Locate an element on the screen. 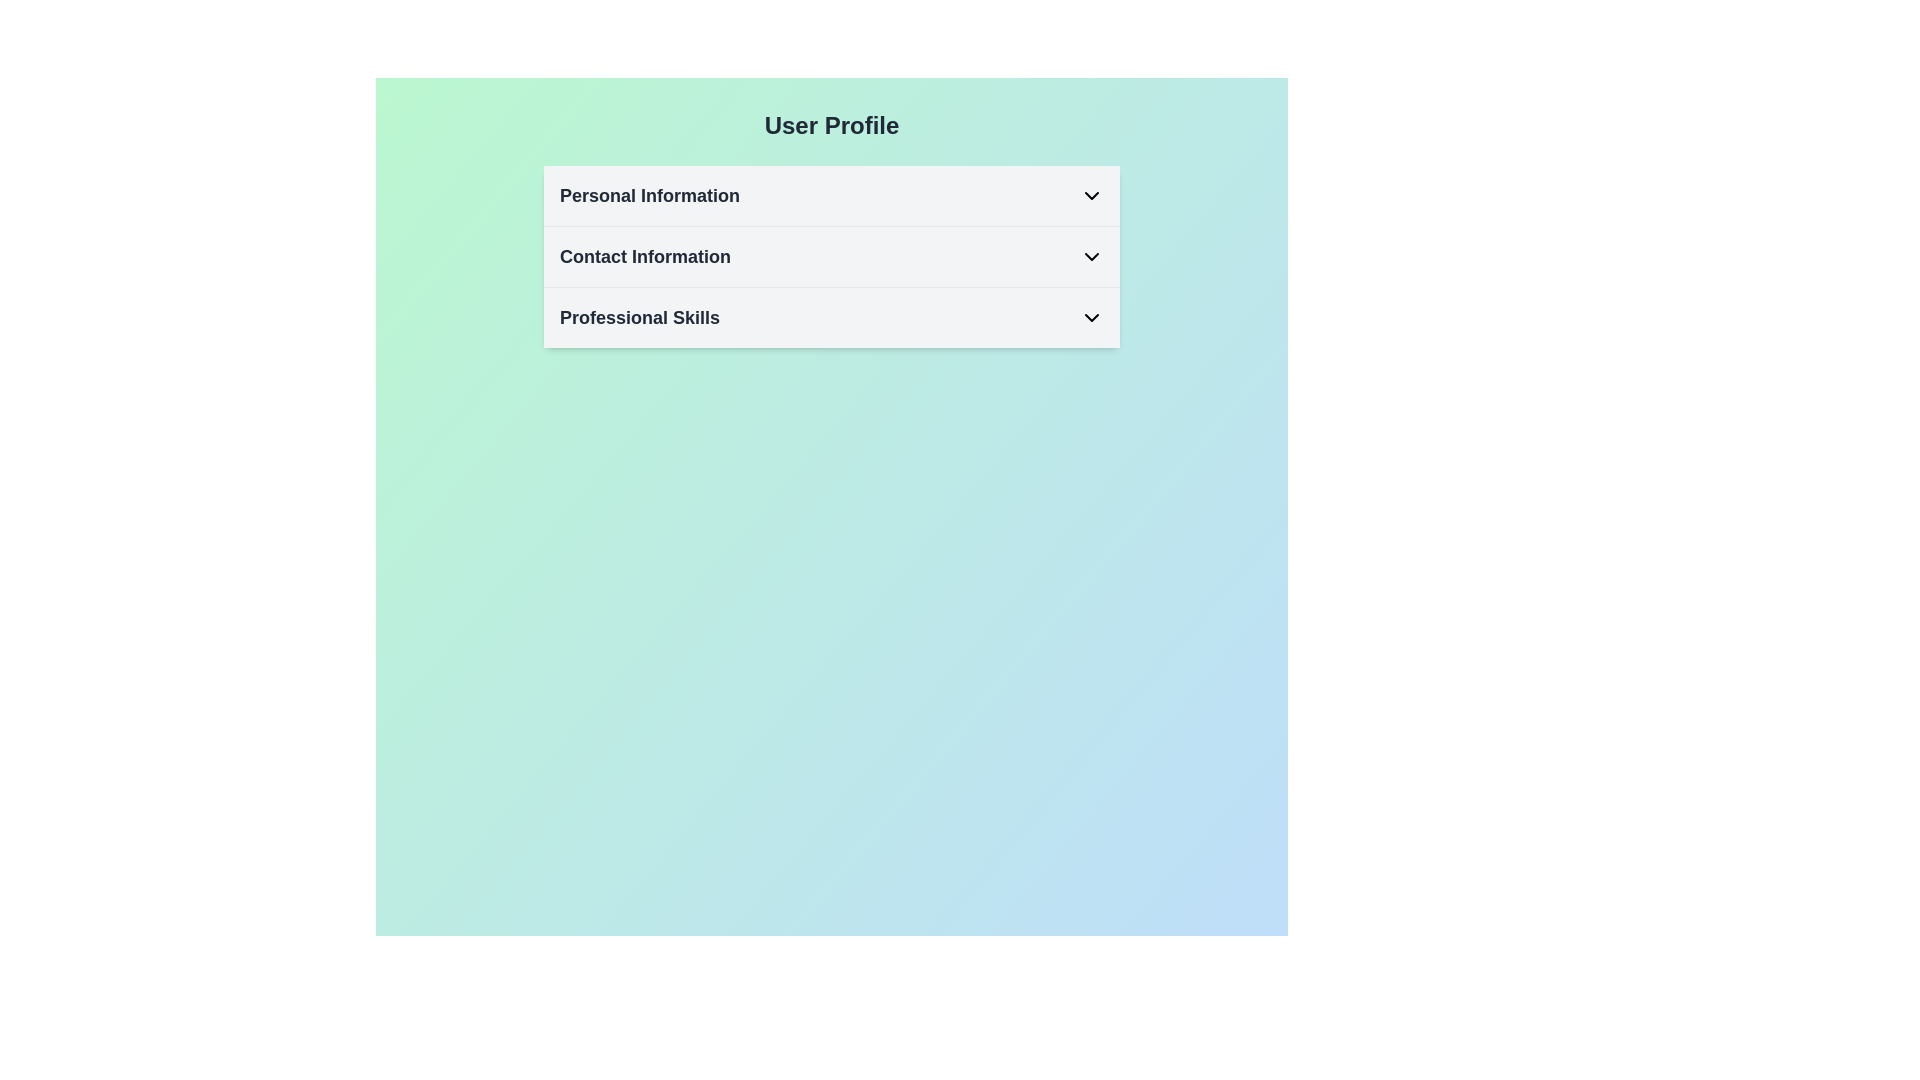 The height and width of the screenshot is (1080, 1920). the downward-pointing chevron icon (SVG graphic) located adjacent to the right side of the 'Personal Information' text is located at coordinates (1090, 196).